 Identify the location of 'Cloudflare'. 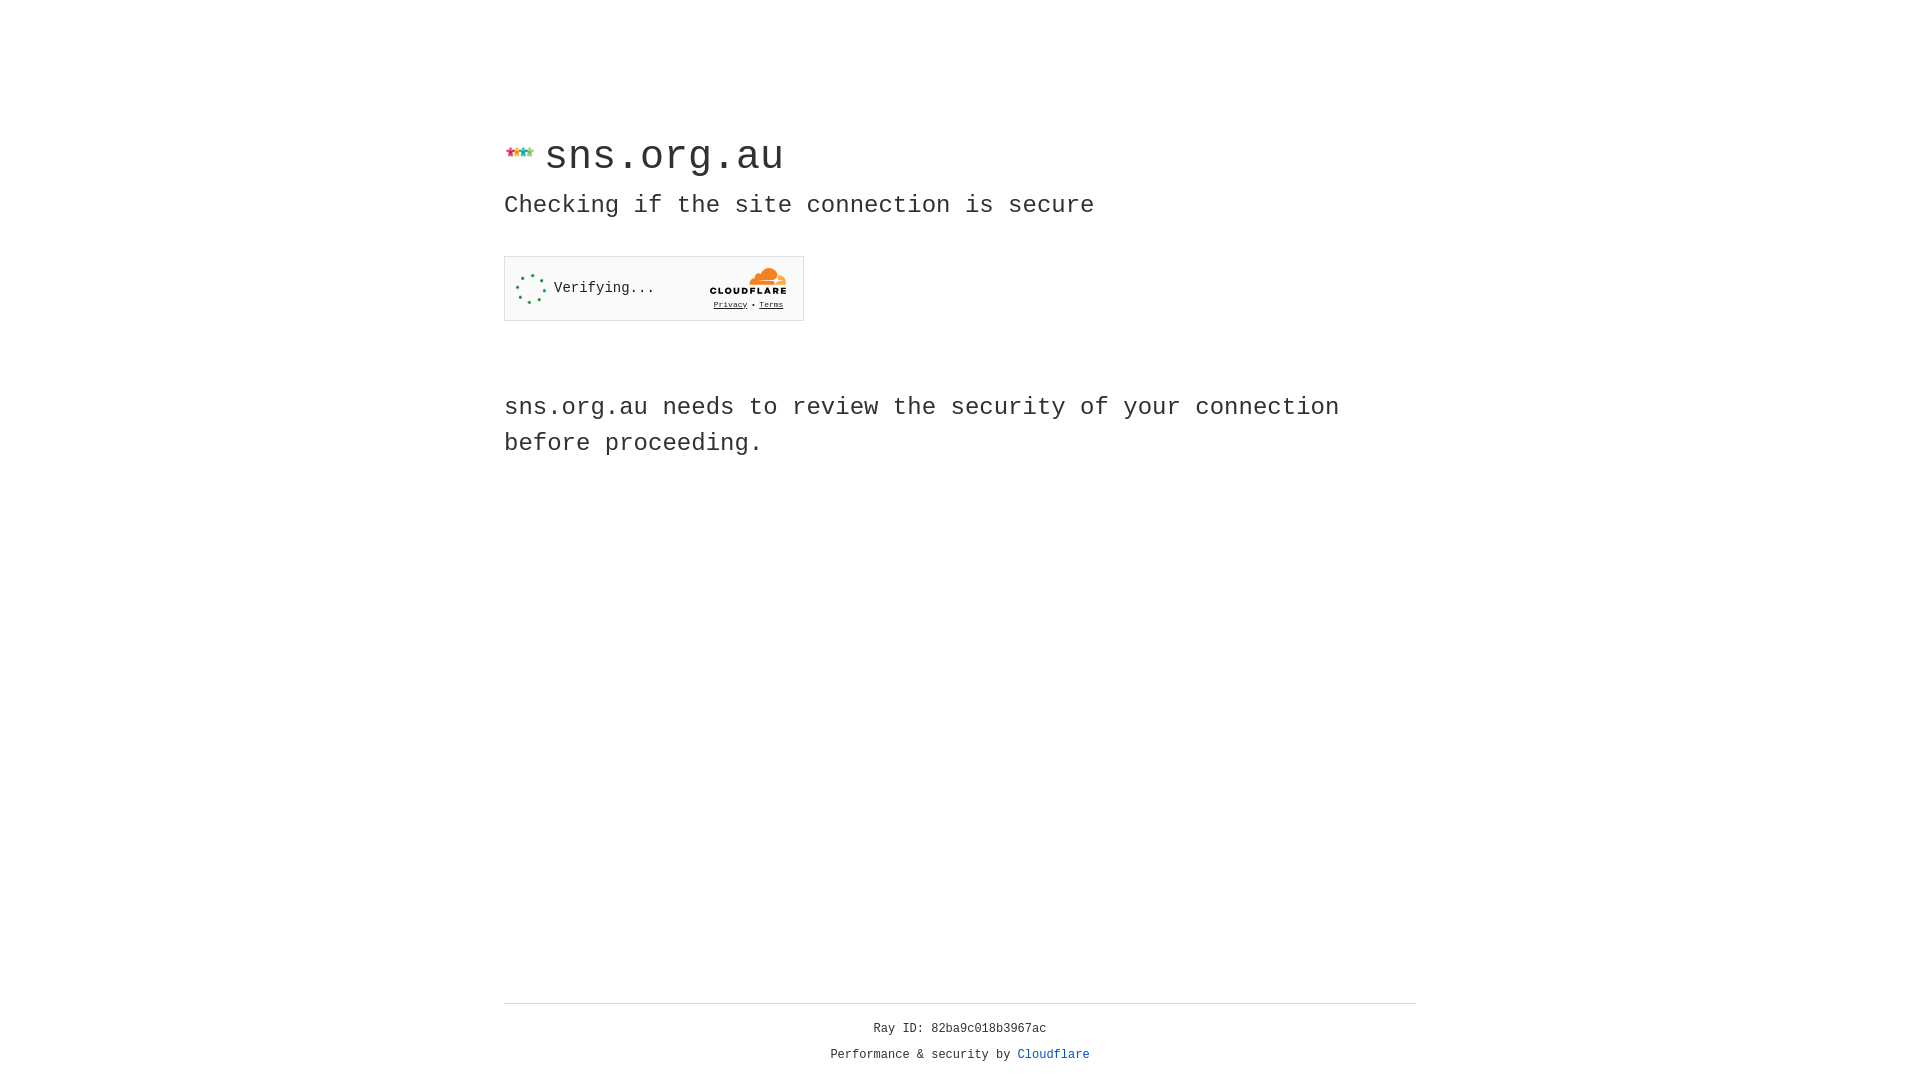
(1053, 1054).